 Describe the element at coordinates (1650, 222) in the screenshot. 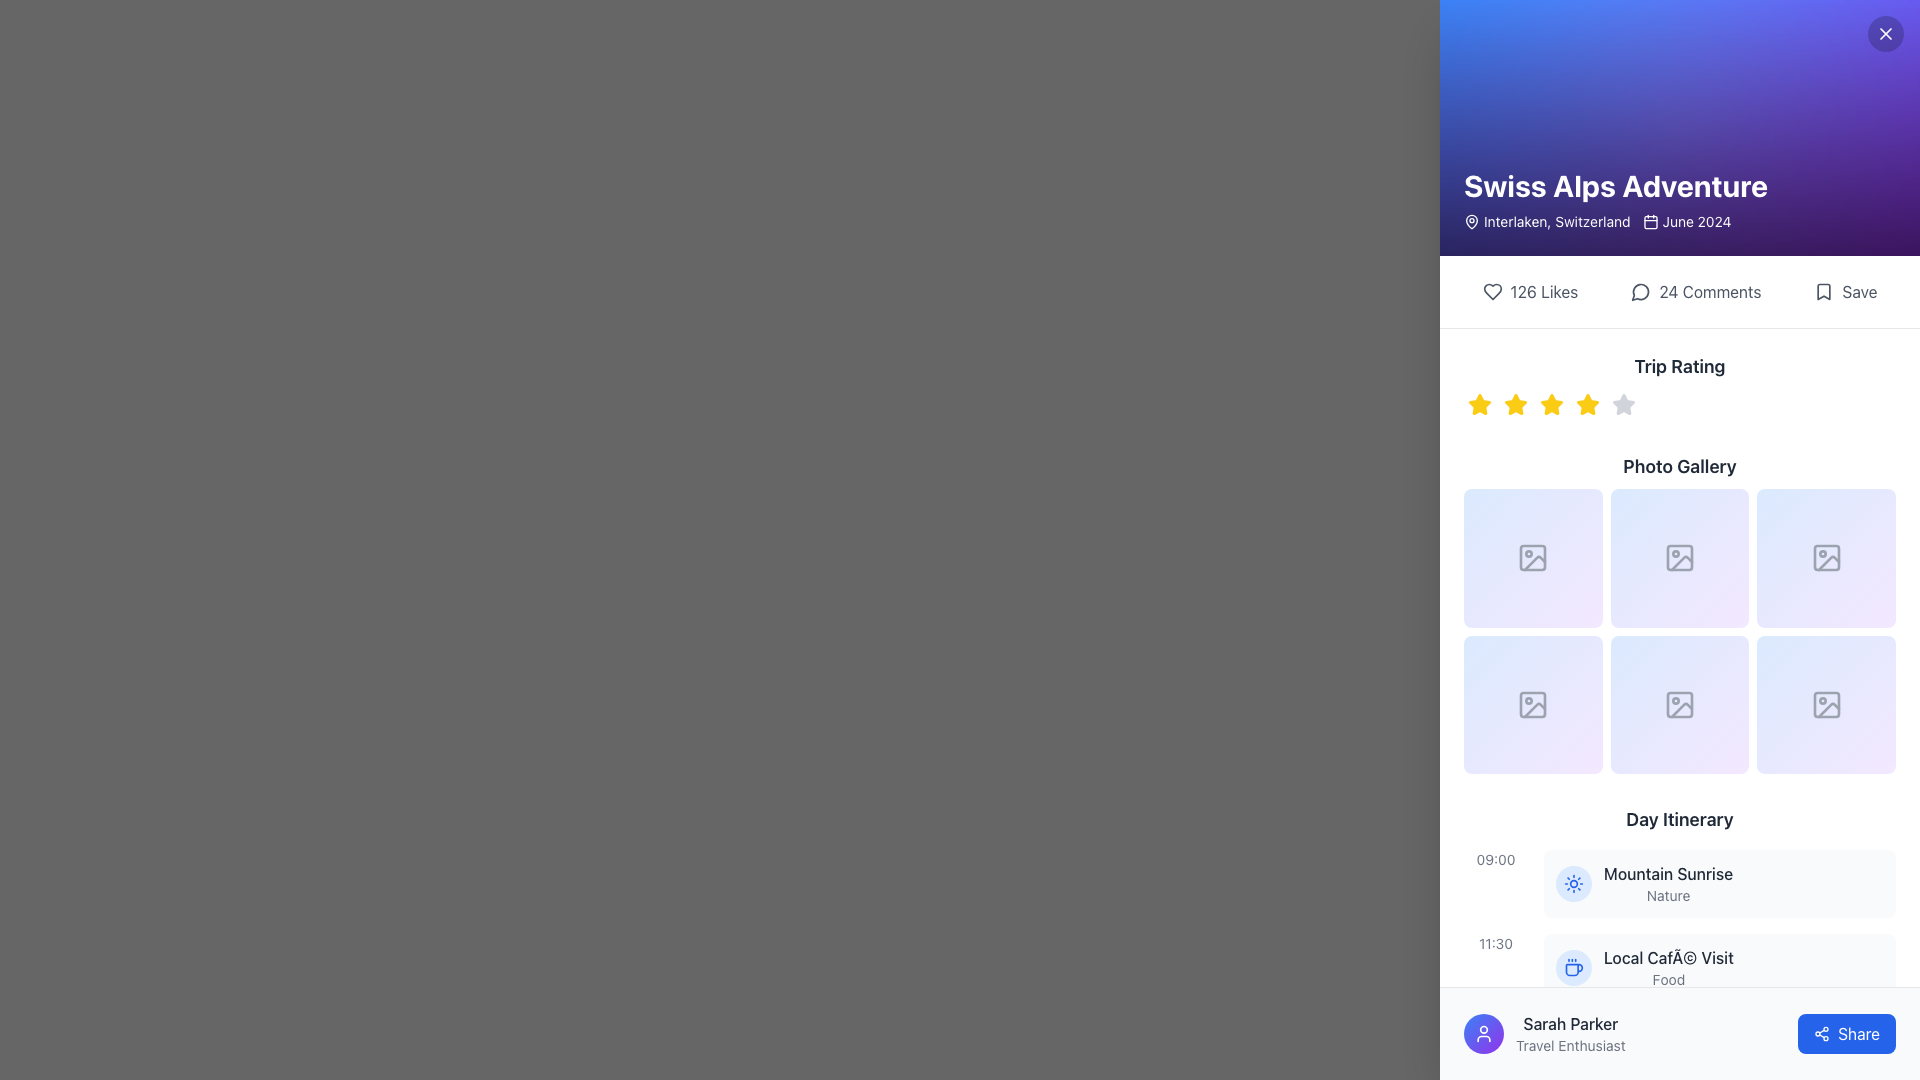

I see `the calendar icon's decorative rectangle that serves as an indicator within the icon` at that location.